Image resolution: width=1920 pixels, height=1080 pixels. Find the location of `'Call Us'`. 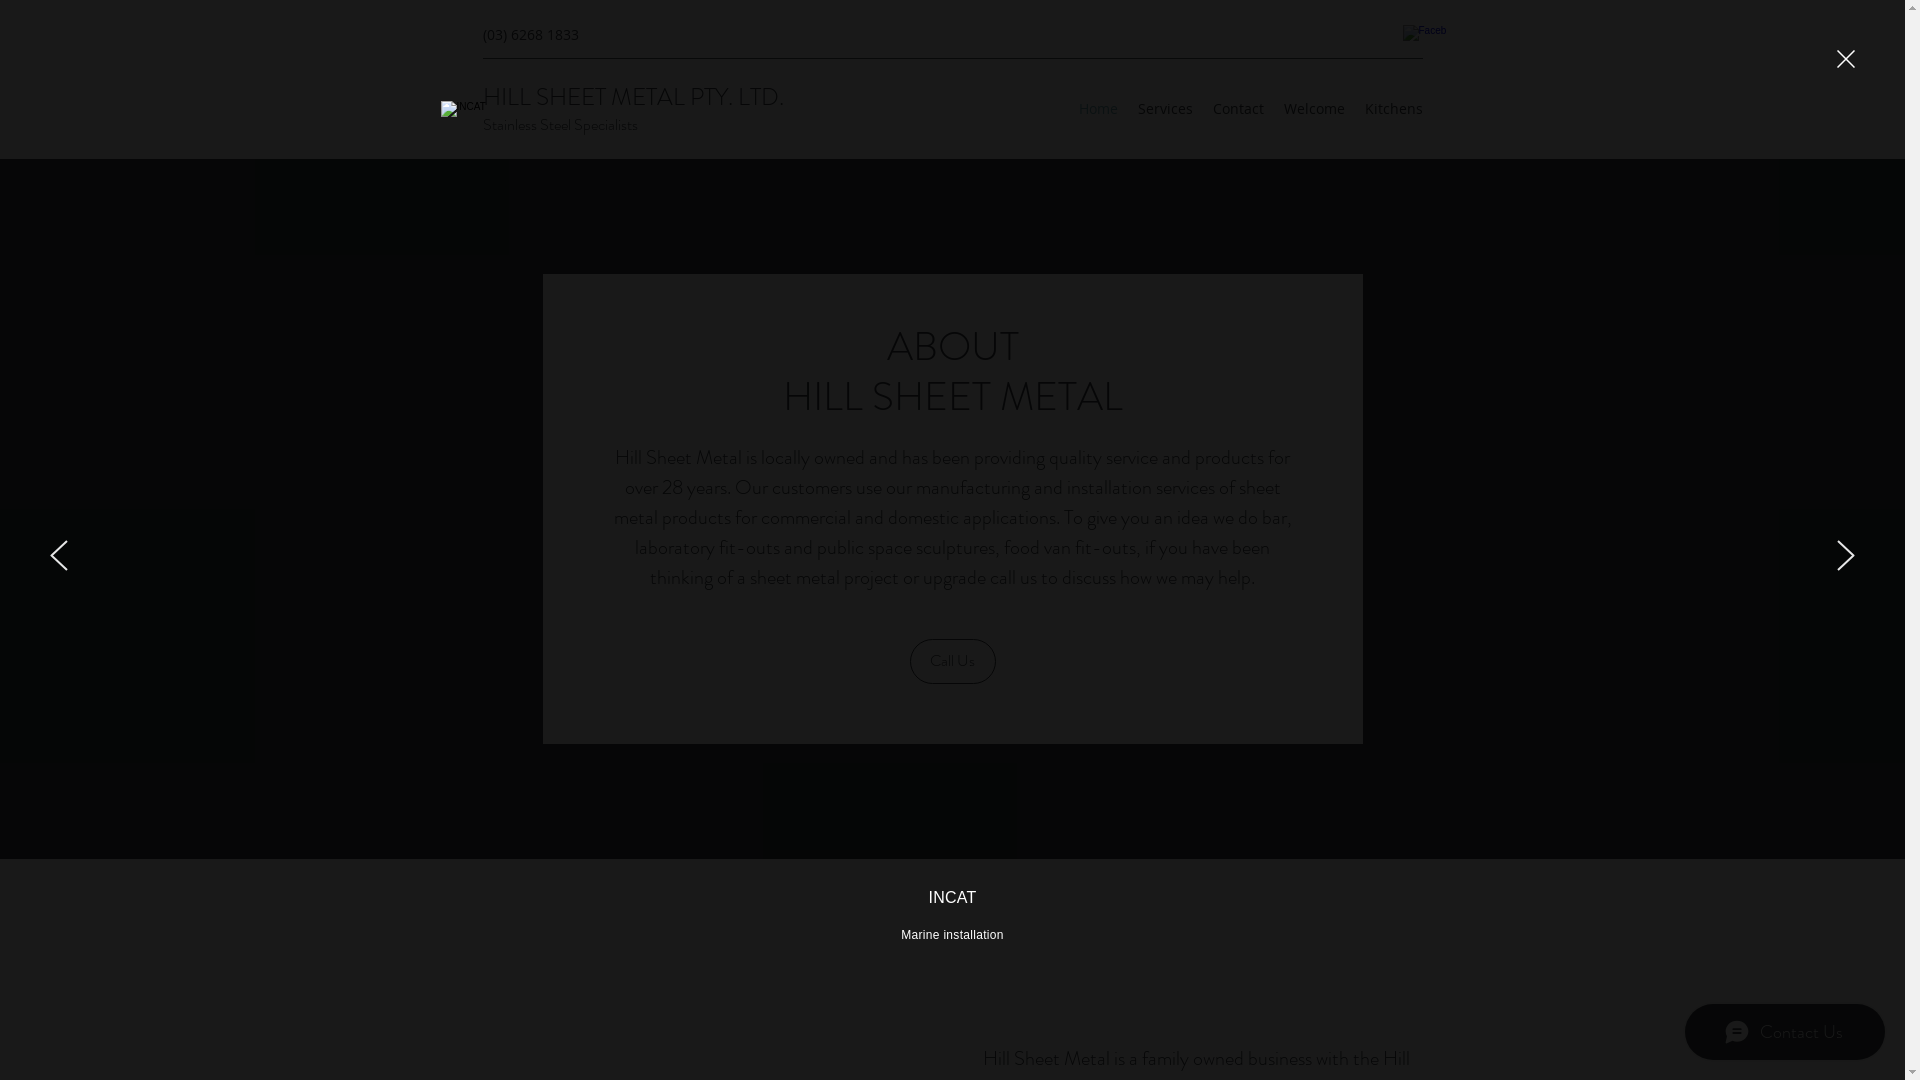

'Call Us' is located at coordinates (952, 661).